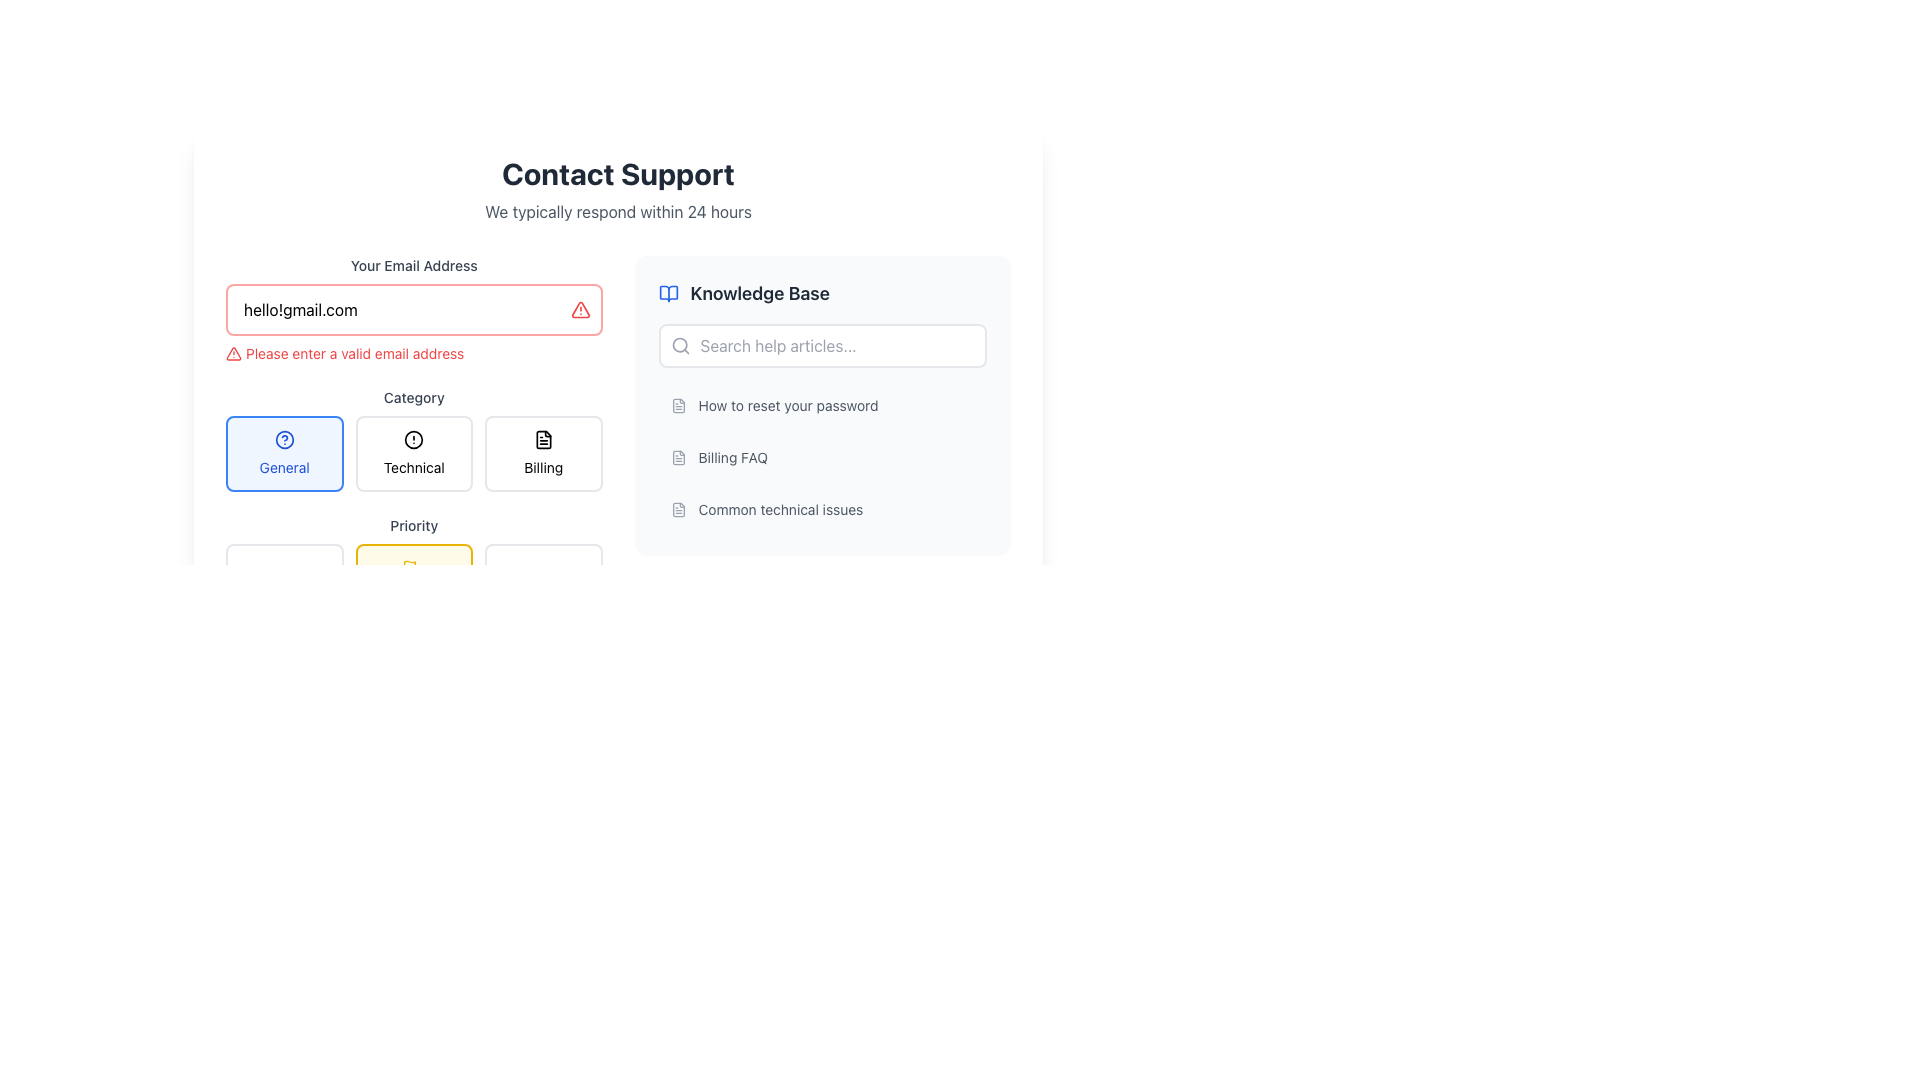 The width and height of the screenshot is (1920, 1080). Describe the element at coordinates (413, 265) in the screenshot. I see `the Text Label that describes the 'Your Email Address' input field located at the top of the input box on the Contact Support page` at that location.